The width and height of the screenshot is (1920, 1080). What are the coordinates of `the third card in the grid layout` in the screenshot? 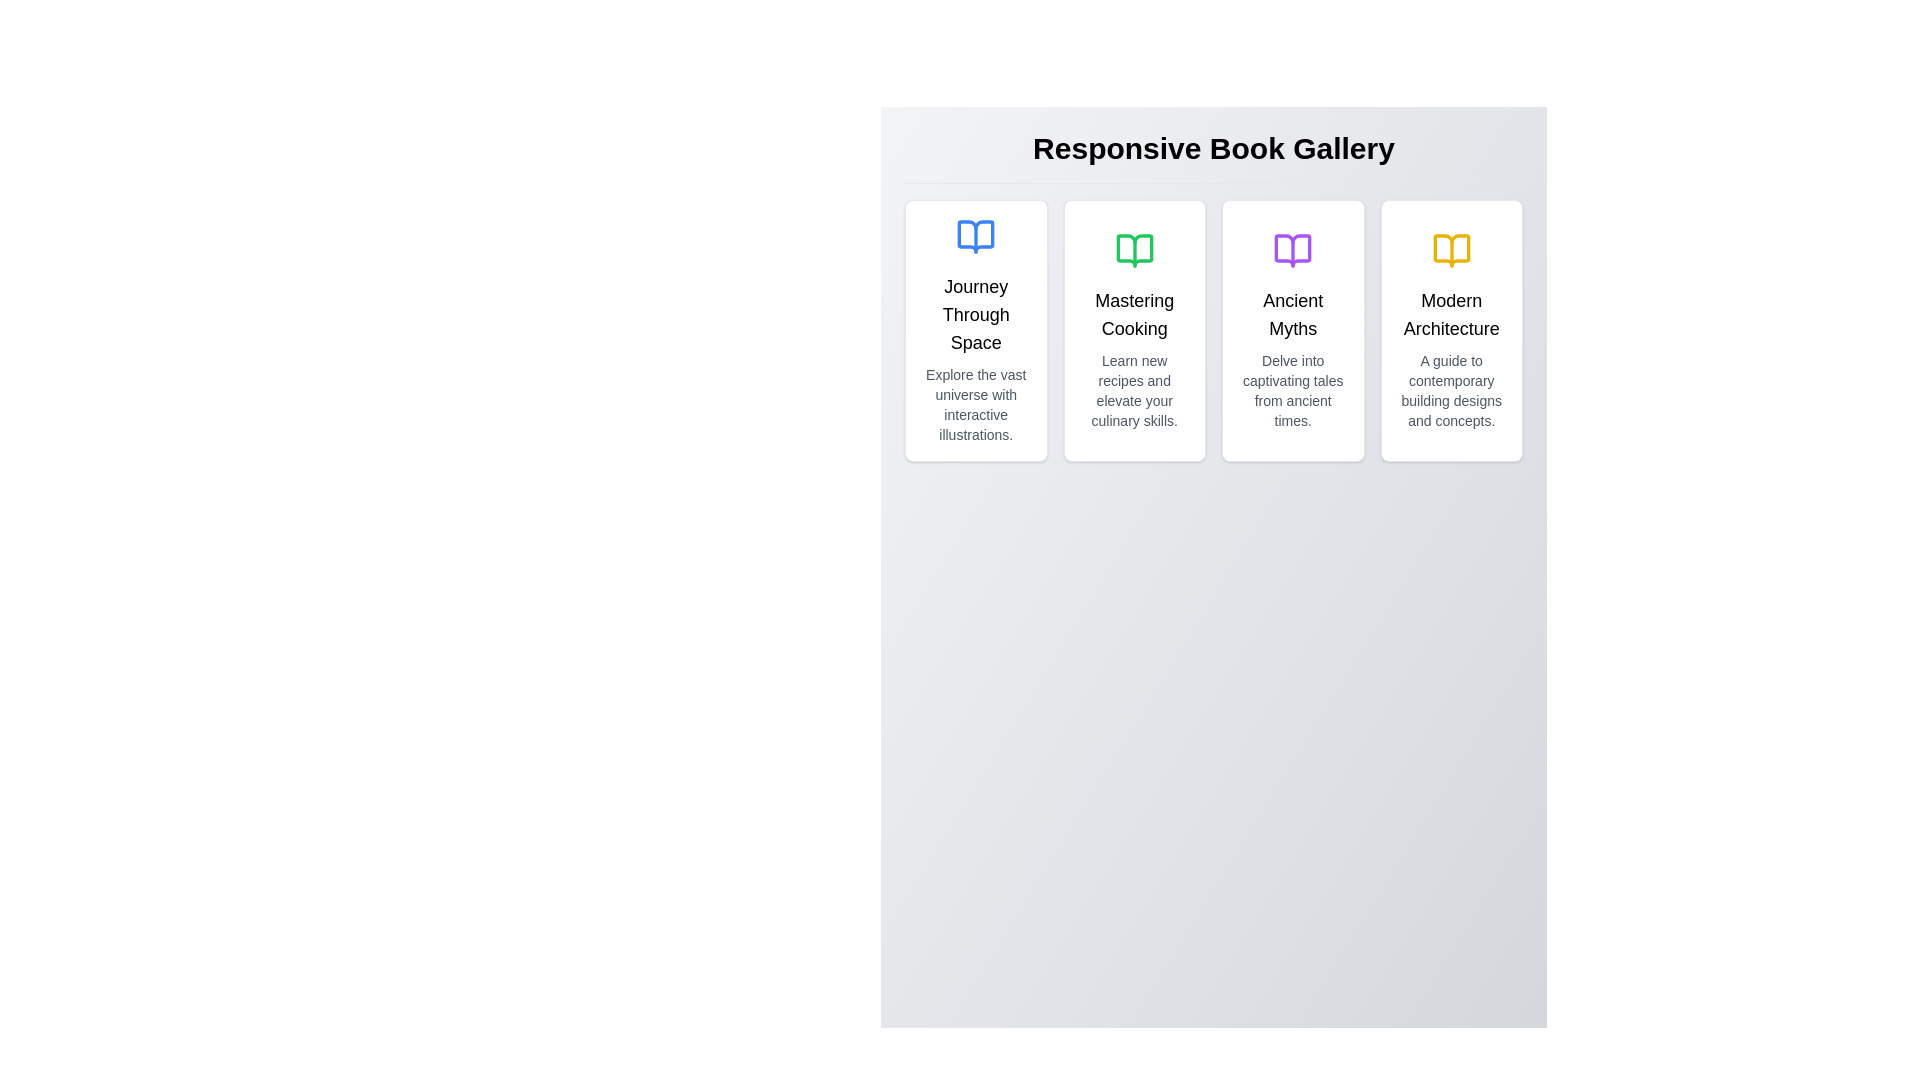 It's located at (1213, 330).